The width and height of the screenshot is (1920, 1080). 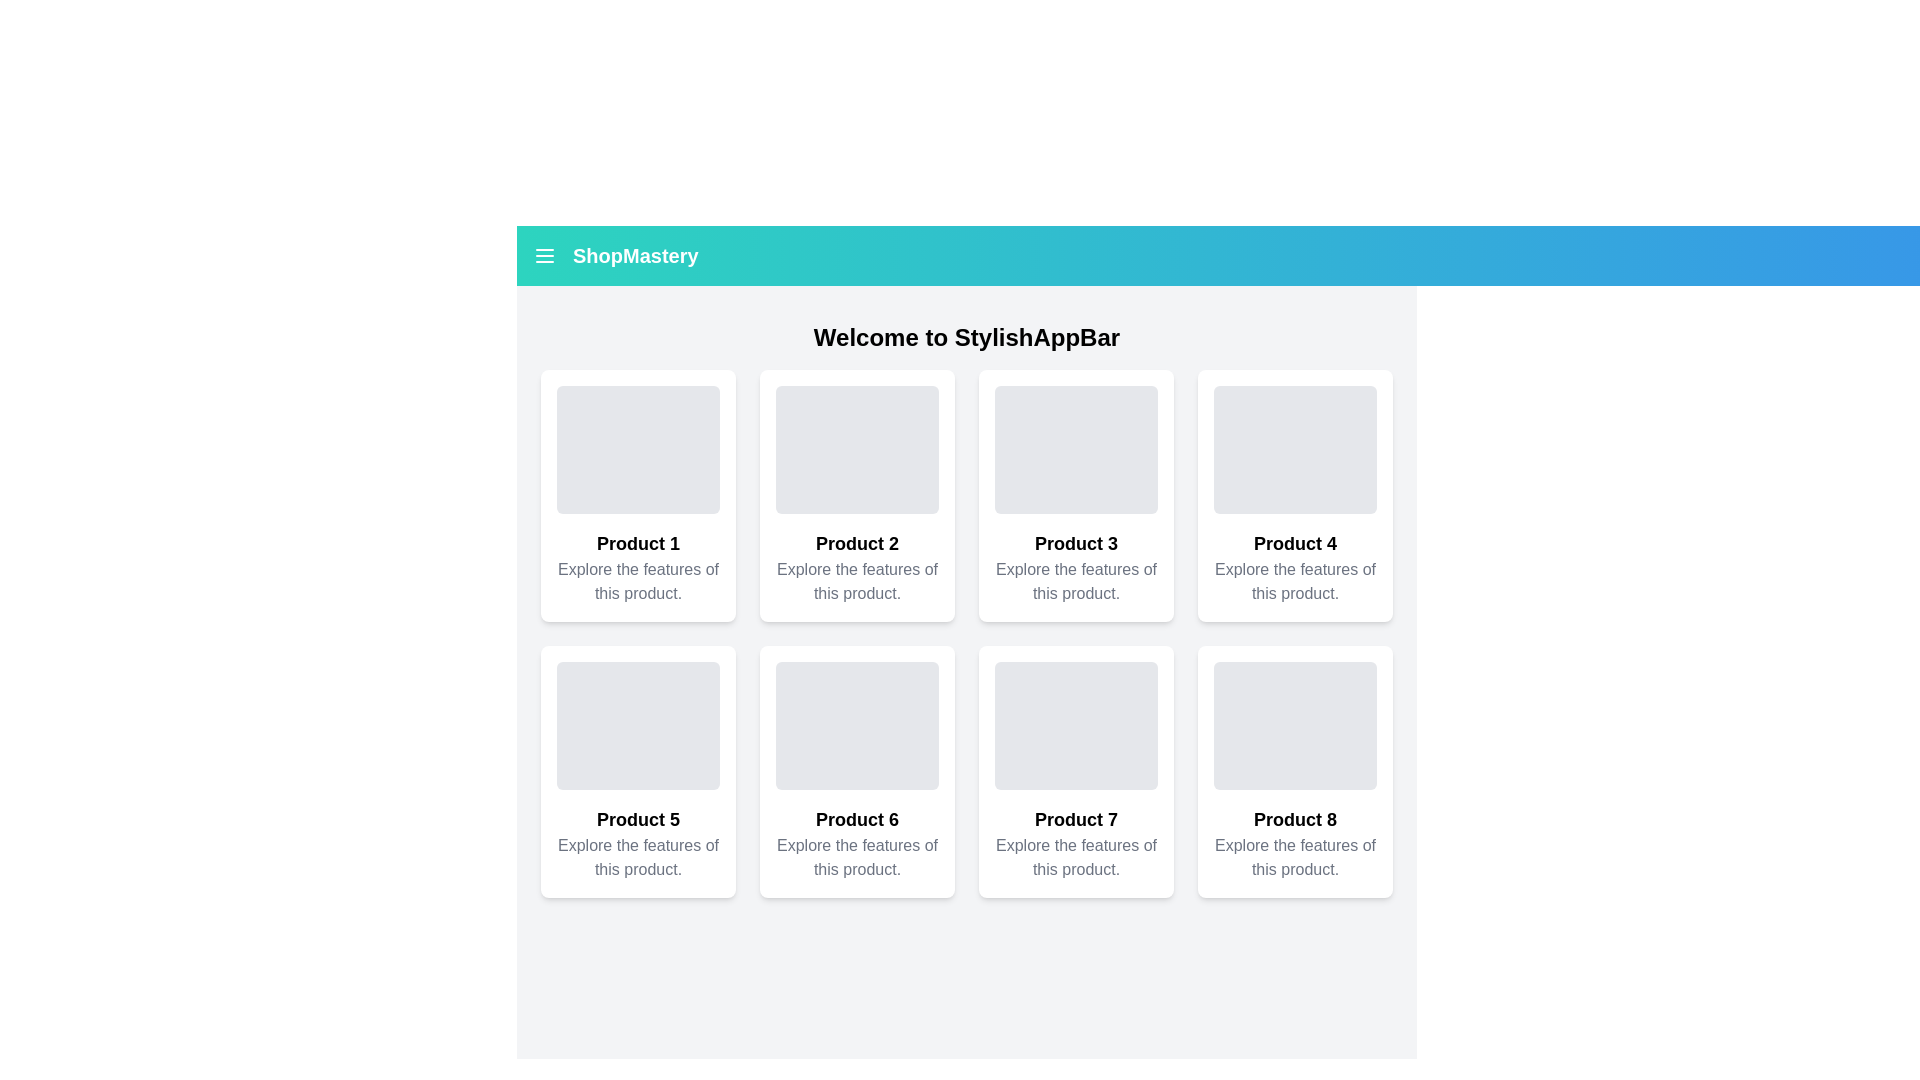 I want to click on the 'Product 2' text label, which is styled in bold and slightly larger font size, located within the second card in the first row of a grid layout, so click(x=857, y=543).